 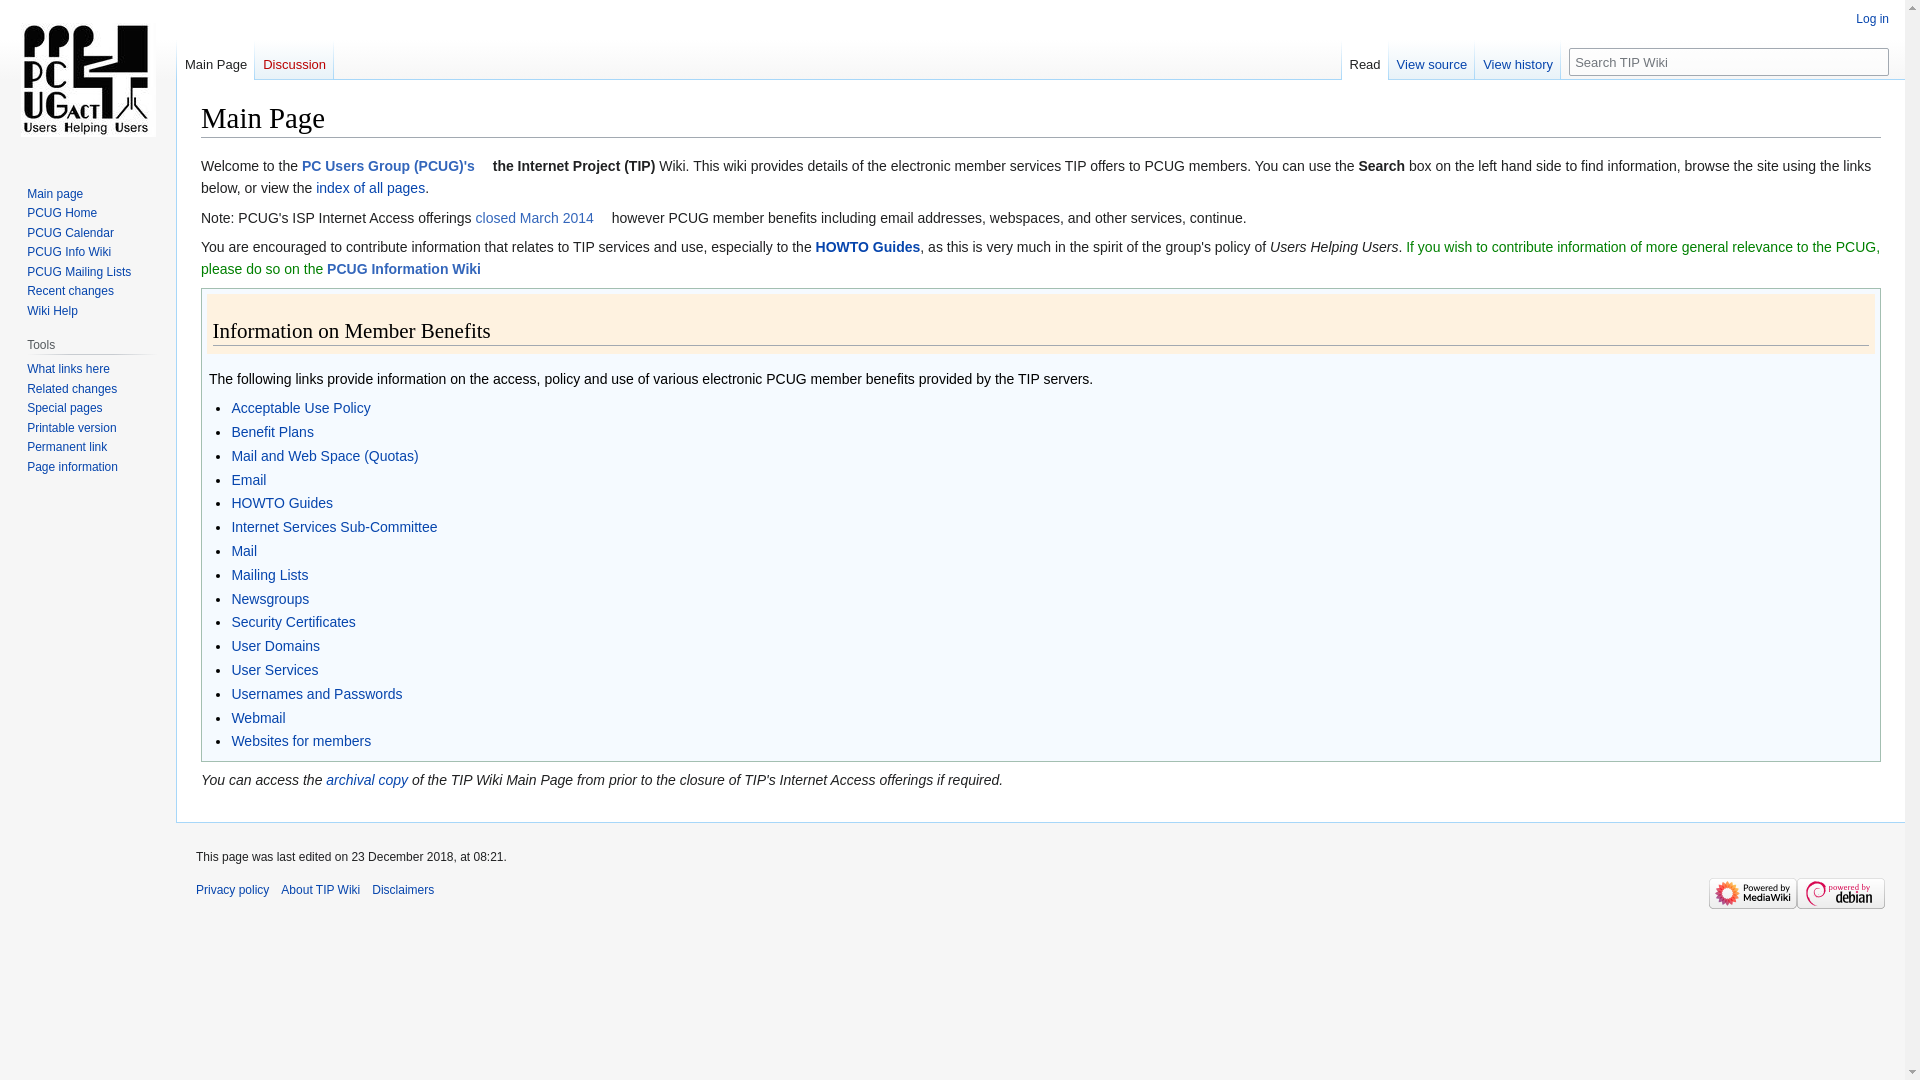 What do you see at coordinates (300, 740) in the screenshot?
I see `'Websites for members'` at bounding box center [300, 740].